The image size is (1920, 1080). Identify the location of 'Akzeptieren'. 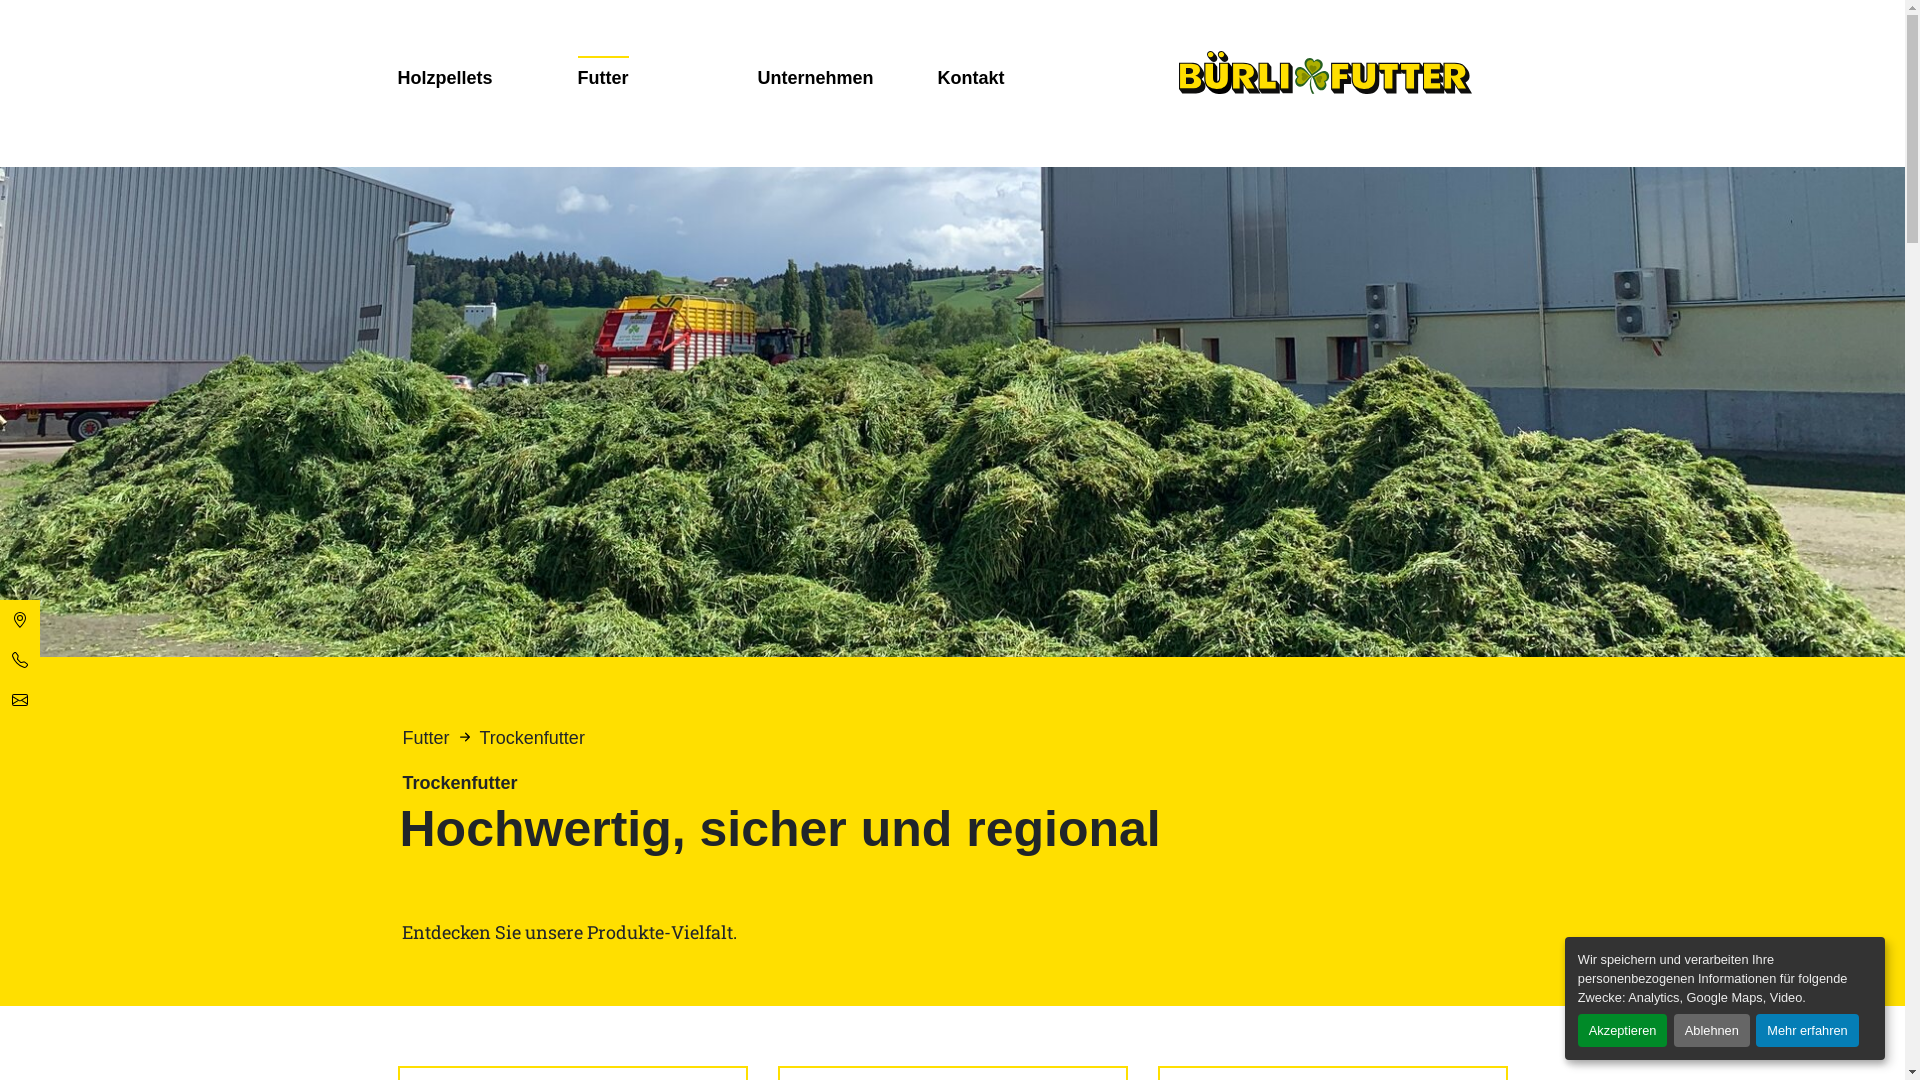
(1622, 1030).